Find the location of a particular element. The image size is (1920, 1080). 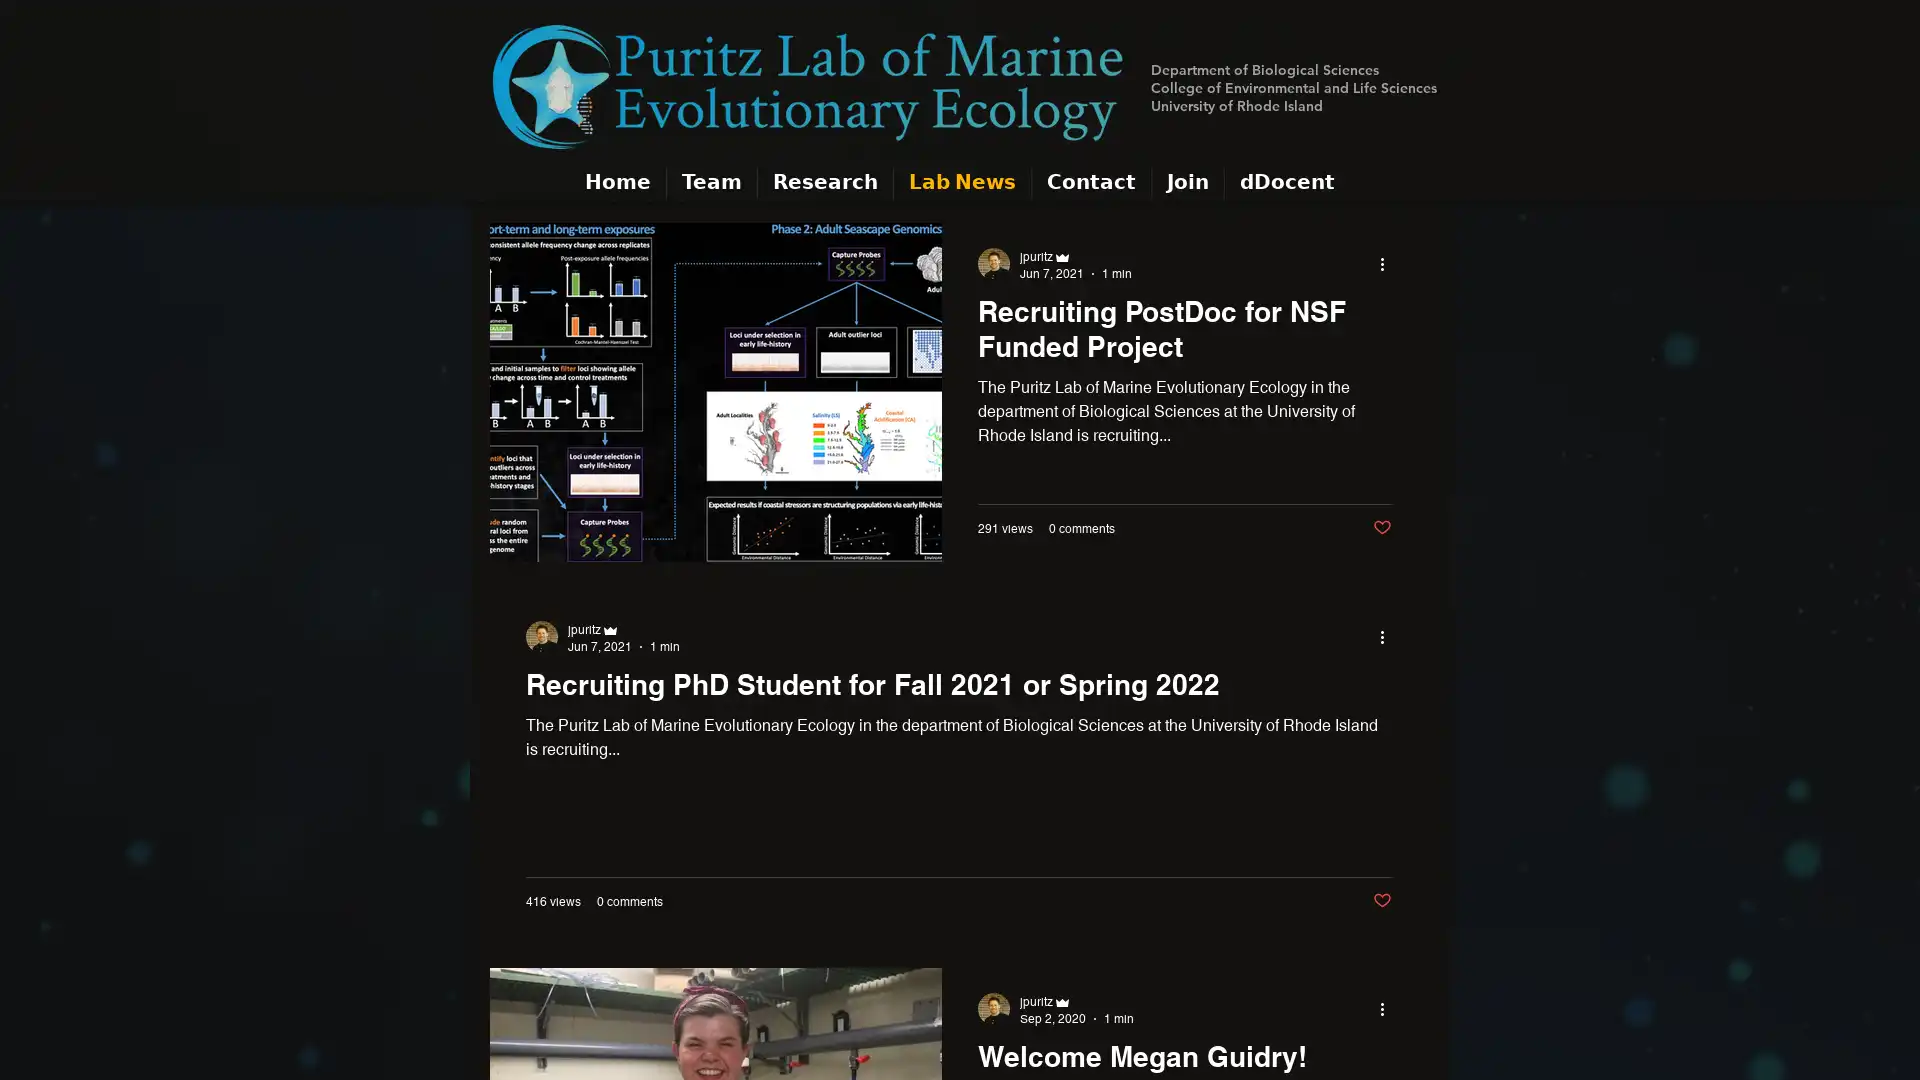

Post not marked as liked is located at coordinates (1381, 900).